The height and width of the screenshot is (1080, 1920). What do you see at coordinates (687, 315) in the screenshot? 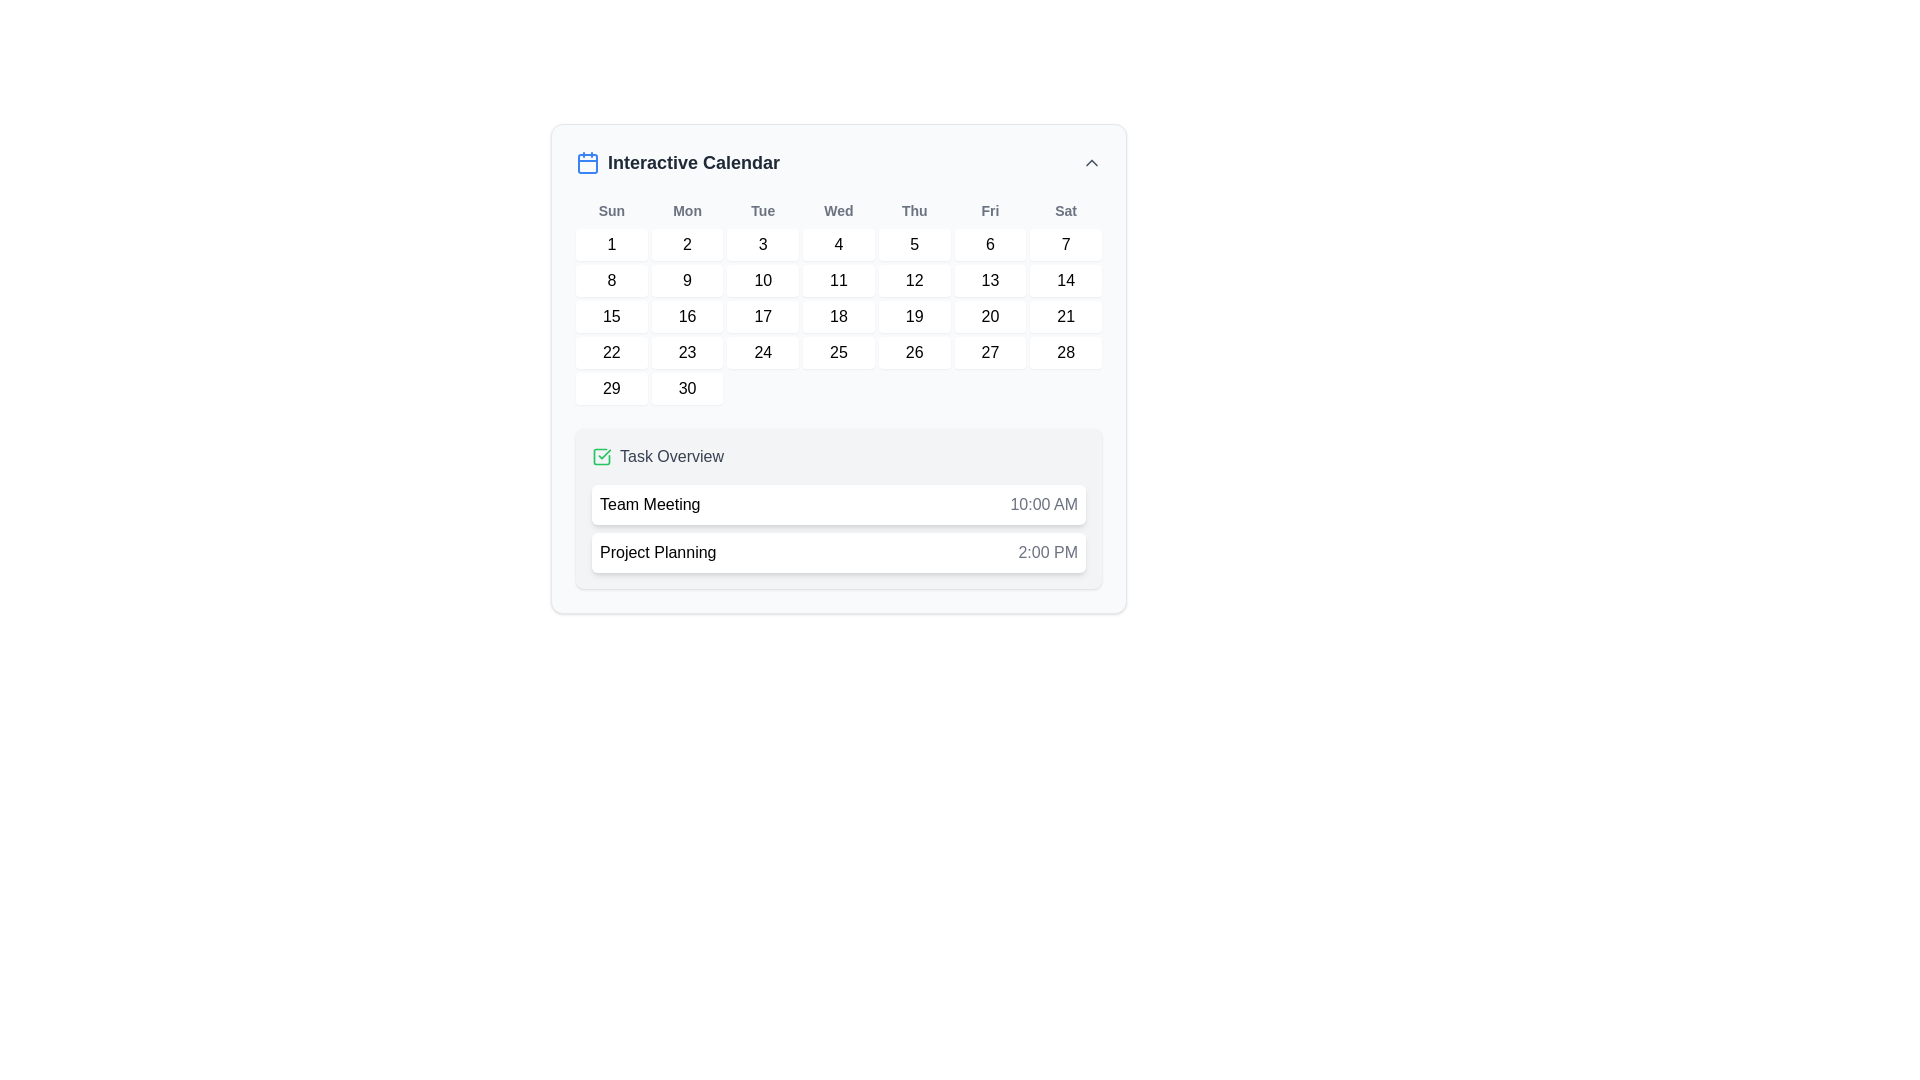
I see `the button-like calendar cell displaying '16'` at bounding box center [687, 315].